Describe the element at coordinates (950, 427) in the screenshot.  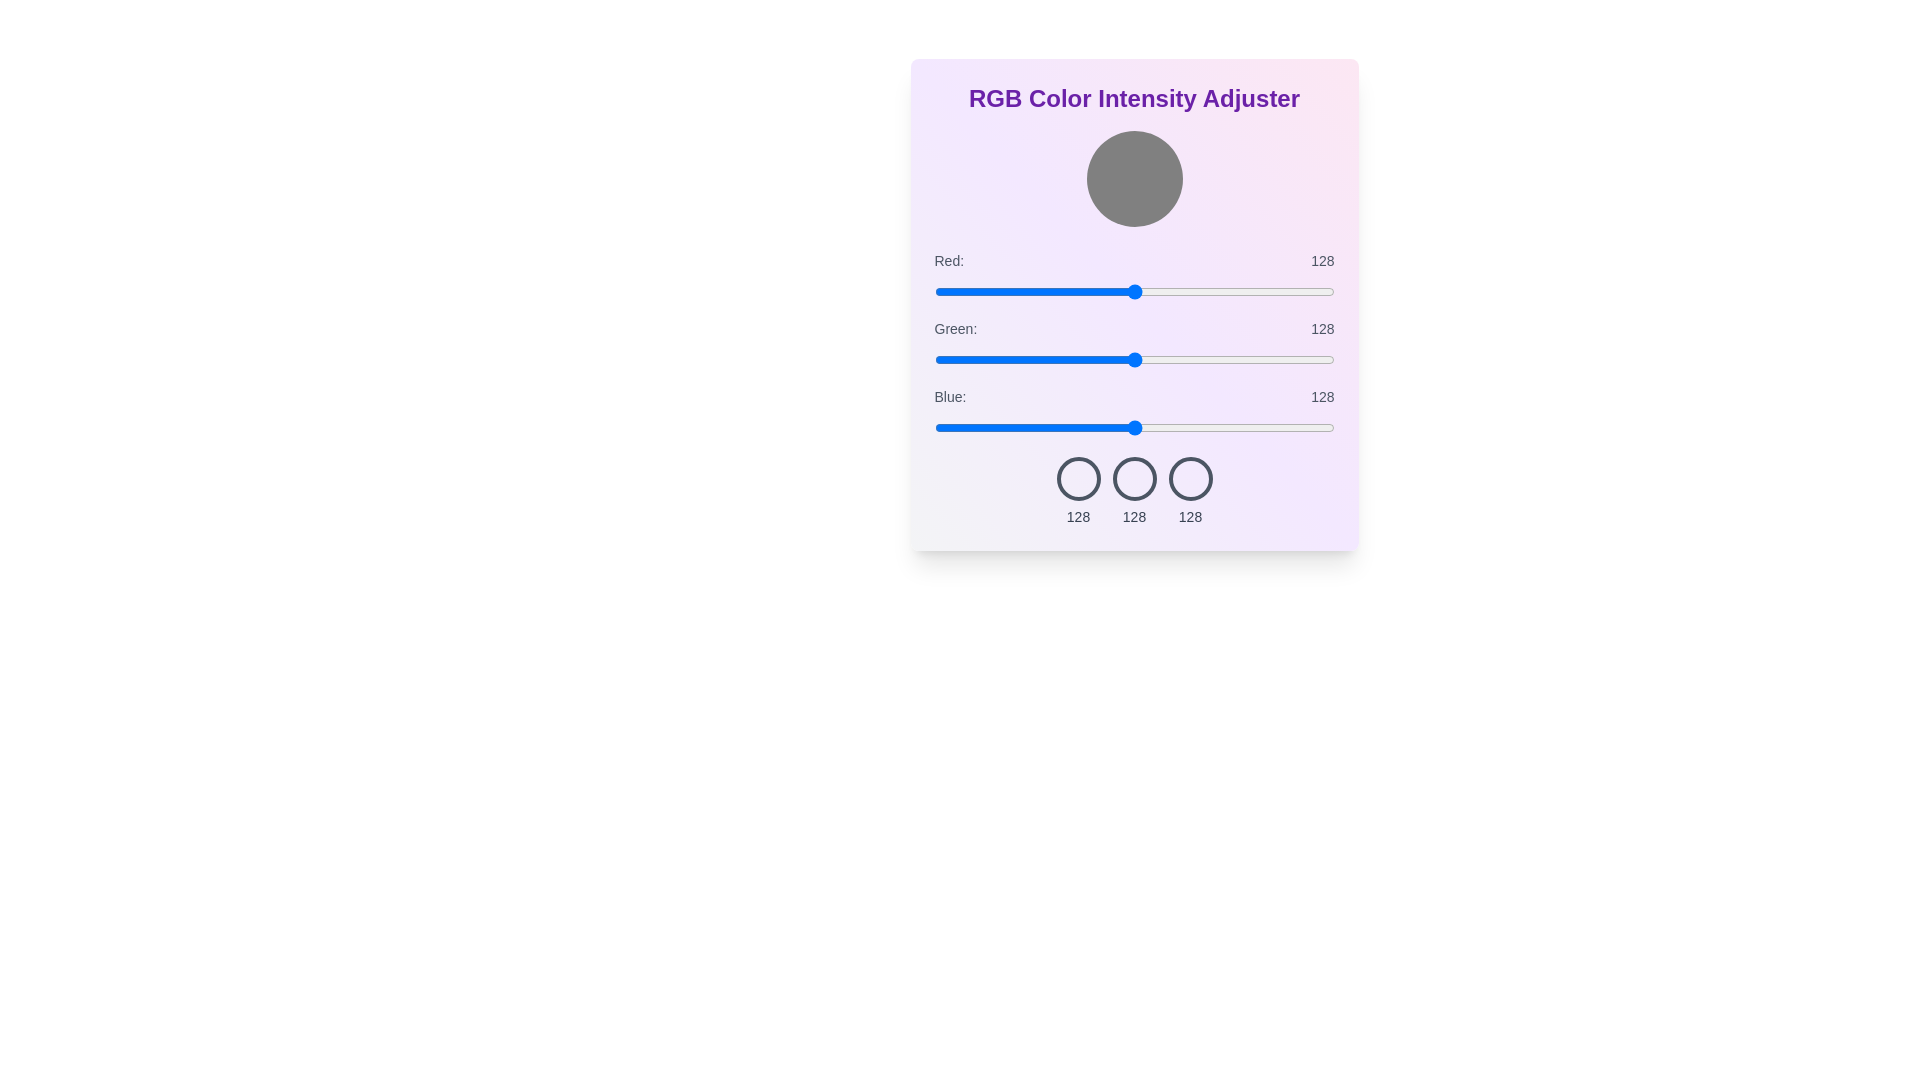
I see `the blue slider to 11` at that location.